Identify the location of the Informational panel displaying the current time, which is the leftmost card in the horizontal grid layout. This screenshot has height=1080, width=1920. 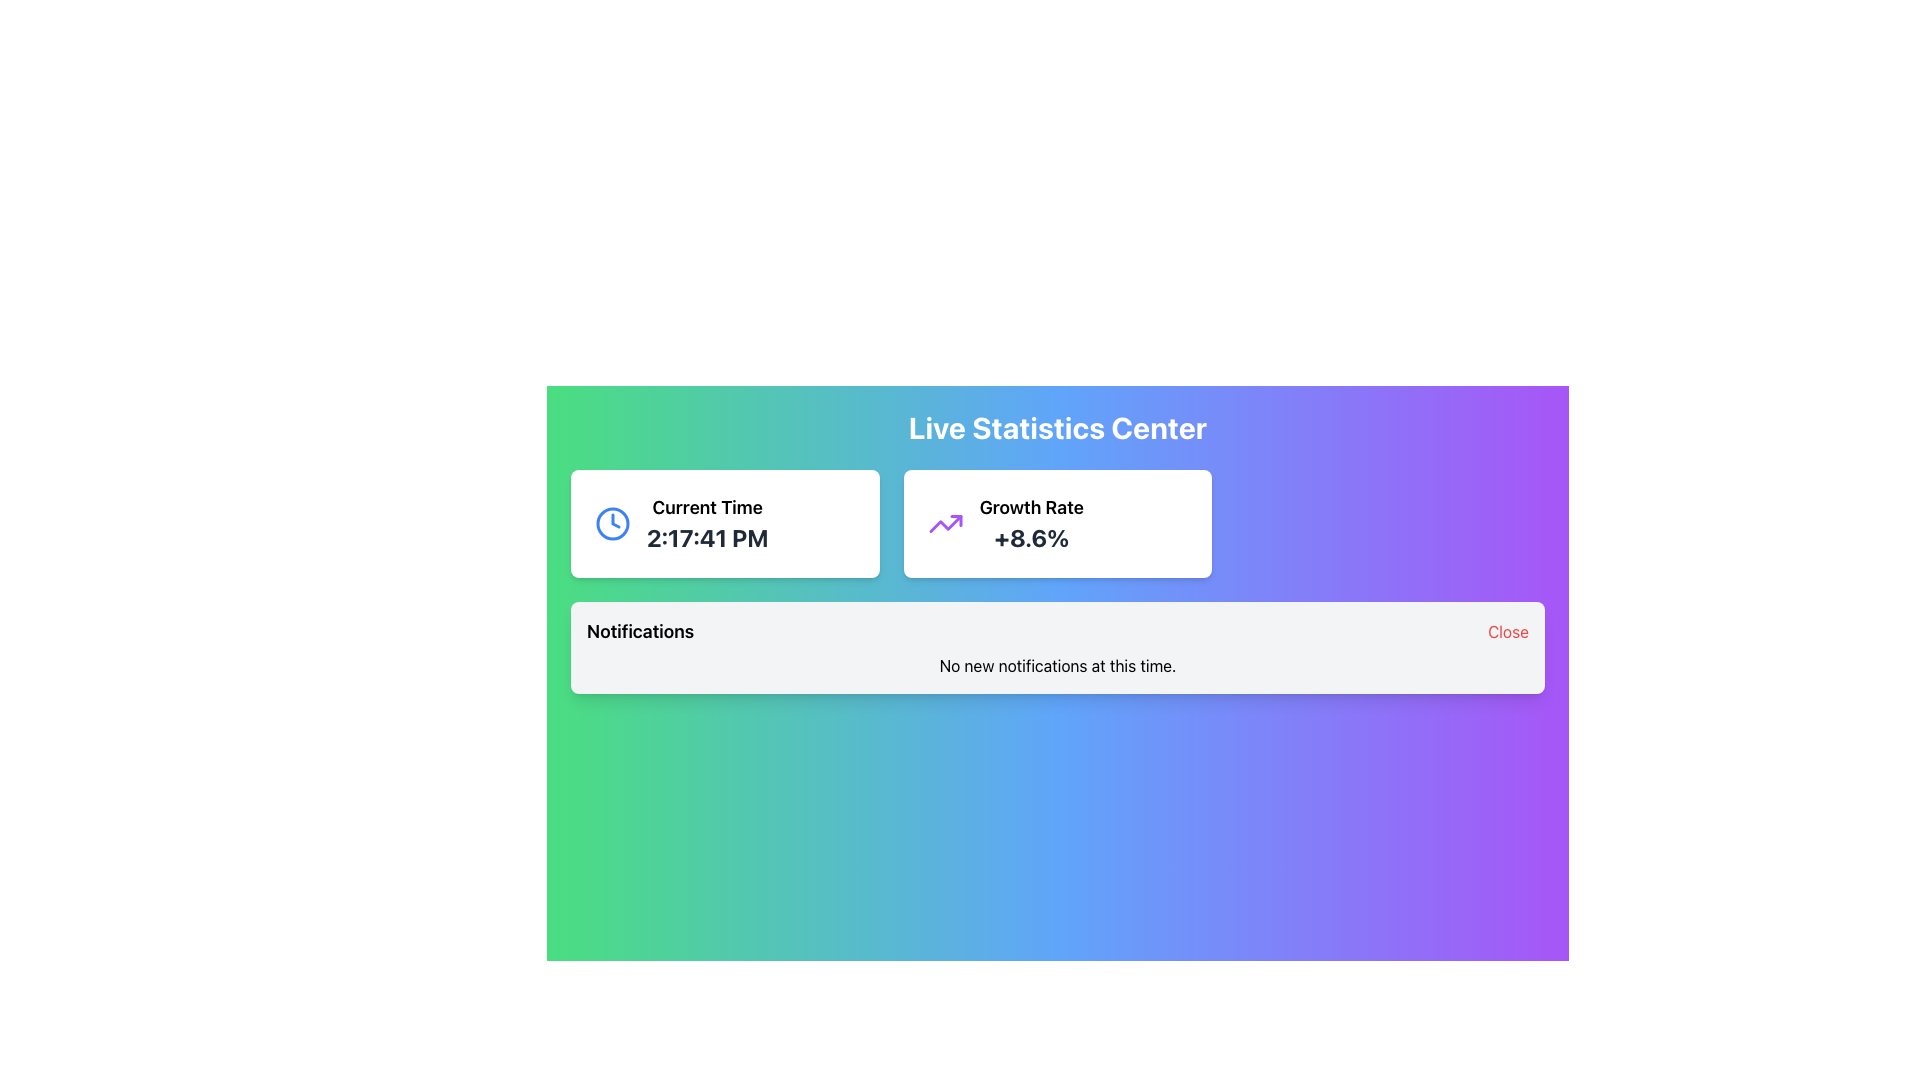
(724, 523).